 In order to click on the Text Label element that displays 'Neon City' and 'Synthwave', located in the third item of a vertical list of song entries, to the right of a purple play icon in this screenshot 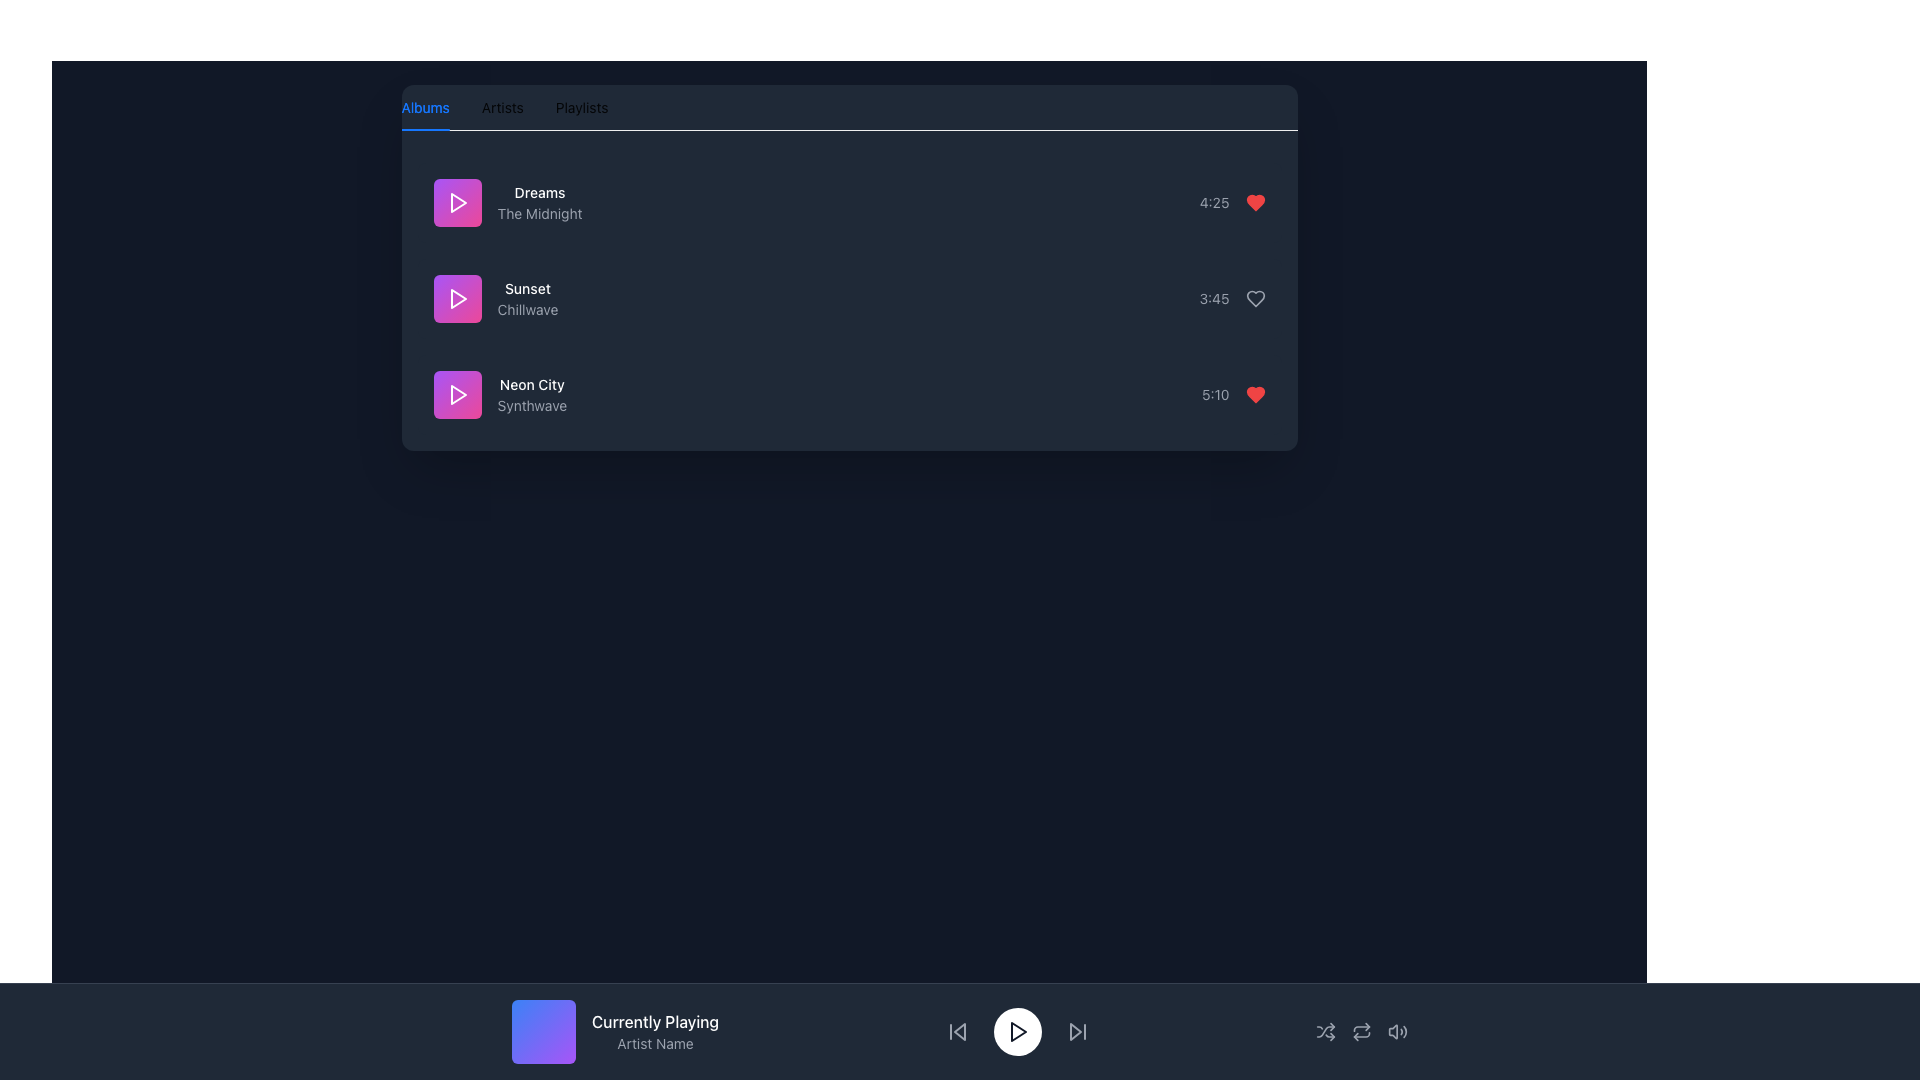, I will do `click(532, 394)`.